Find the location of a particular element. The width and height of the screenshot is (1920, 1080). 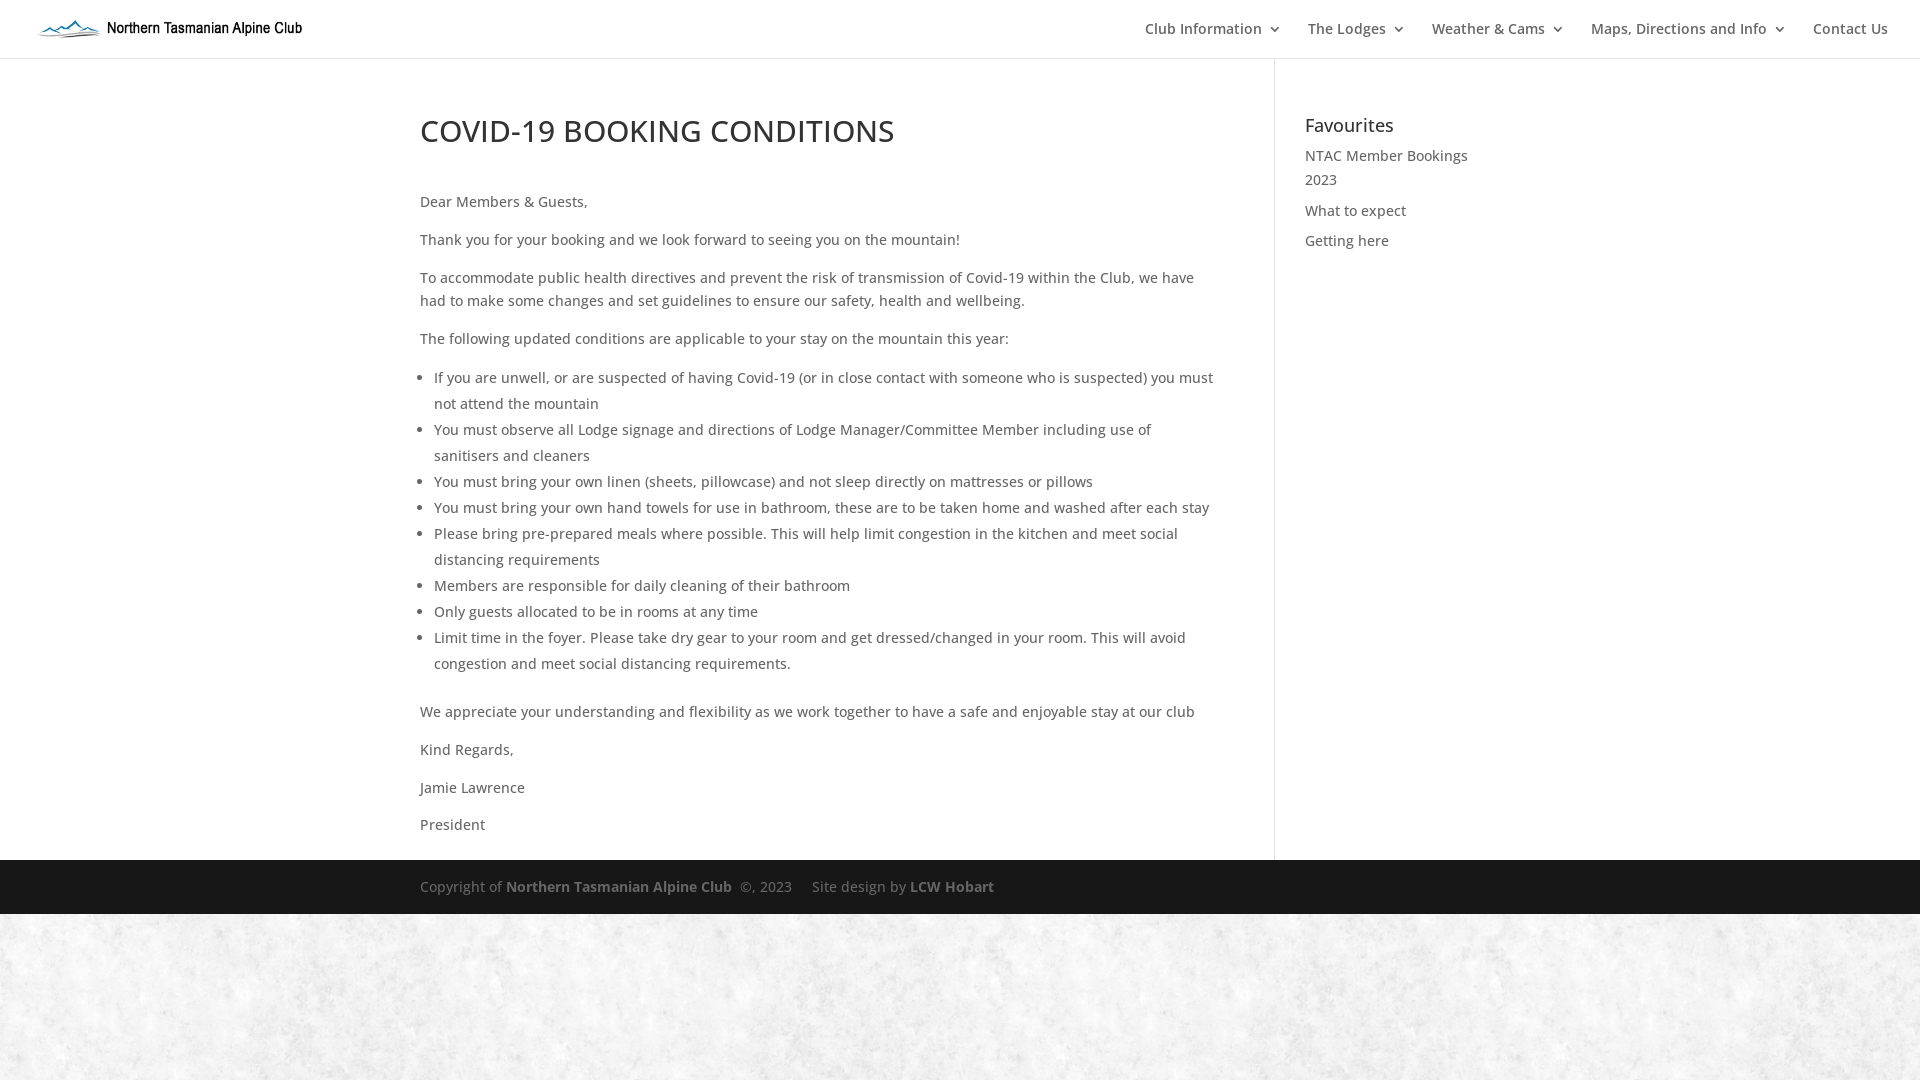

'Getting here' is located at coordinates (1305, 239).